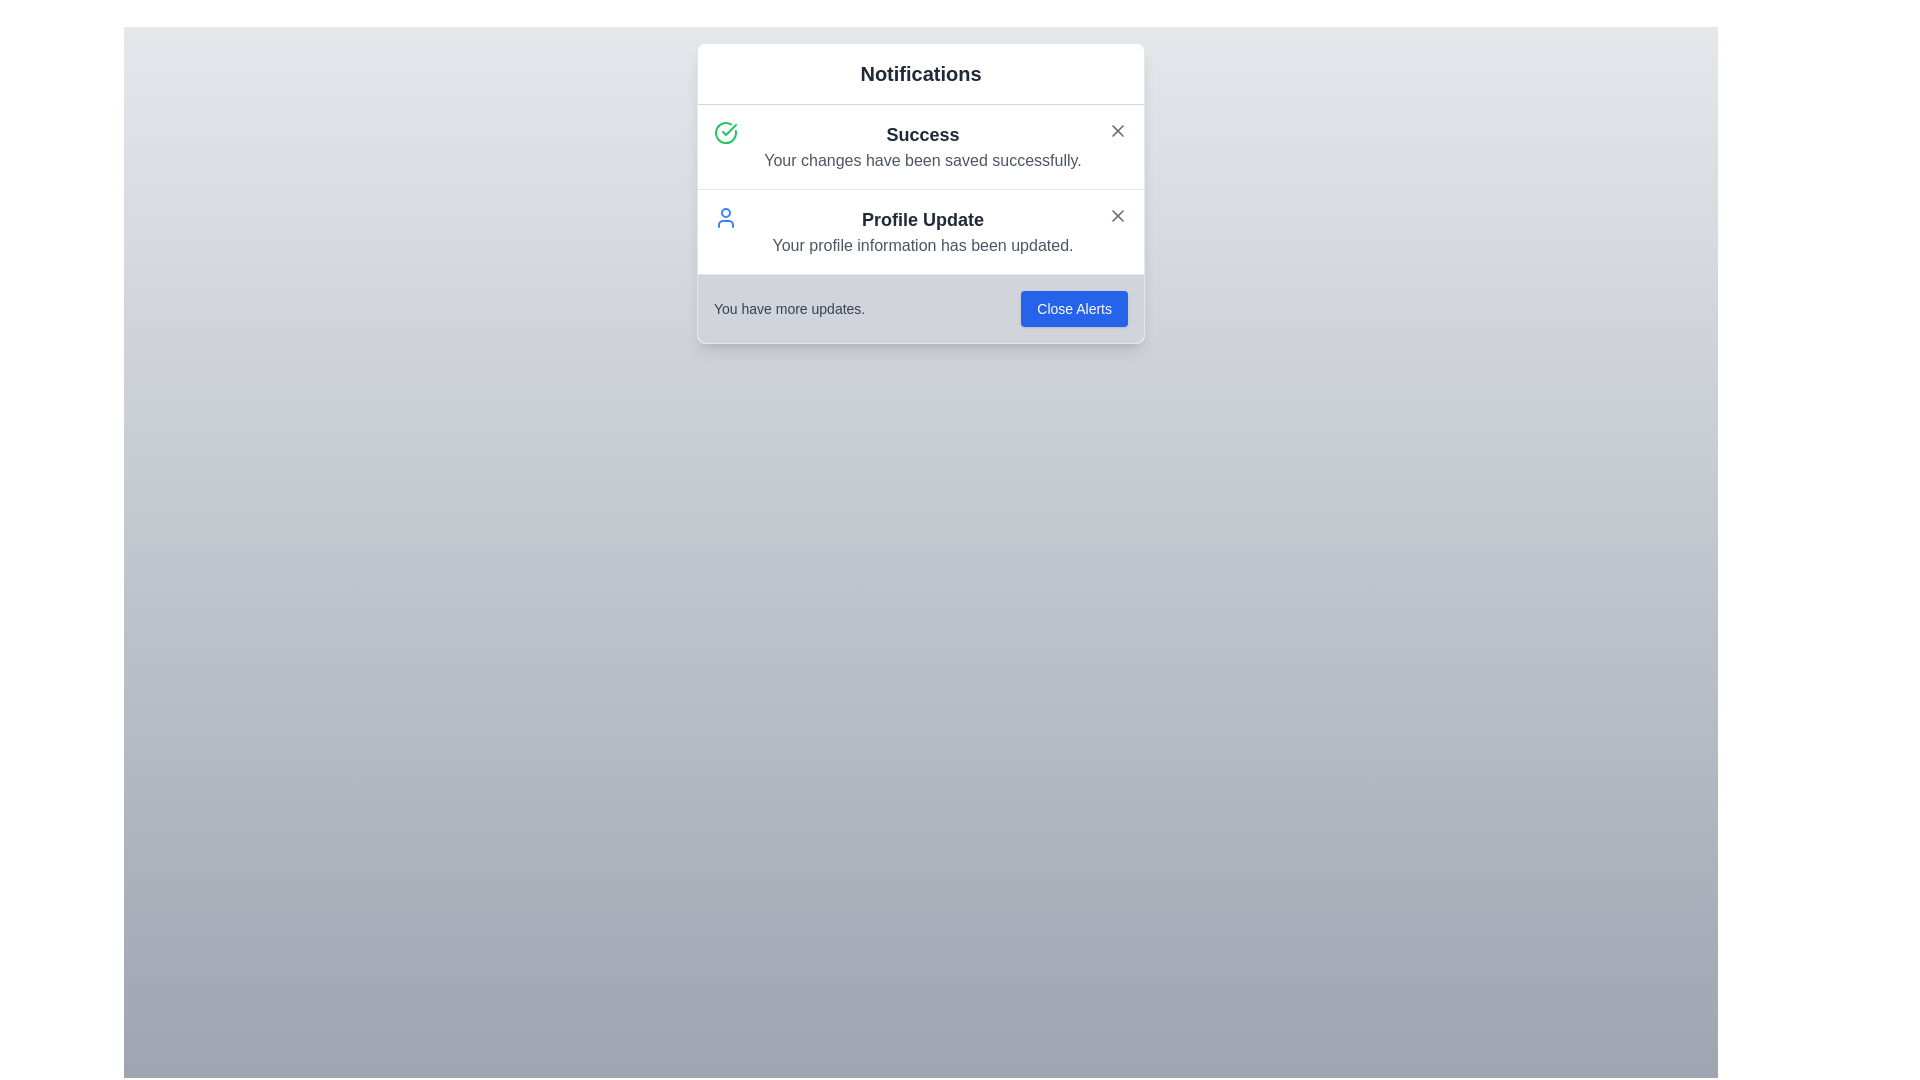 The image size is (1920, 1080). What do you see at coordinates (920, 73) in the screenshot?
I see `the title bar of the notification container` at bounding box center [920, 73].